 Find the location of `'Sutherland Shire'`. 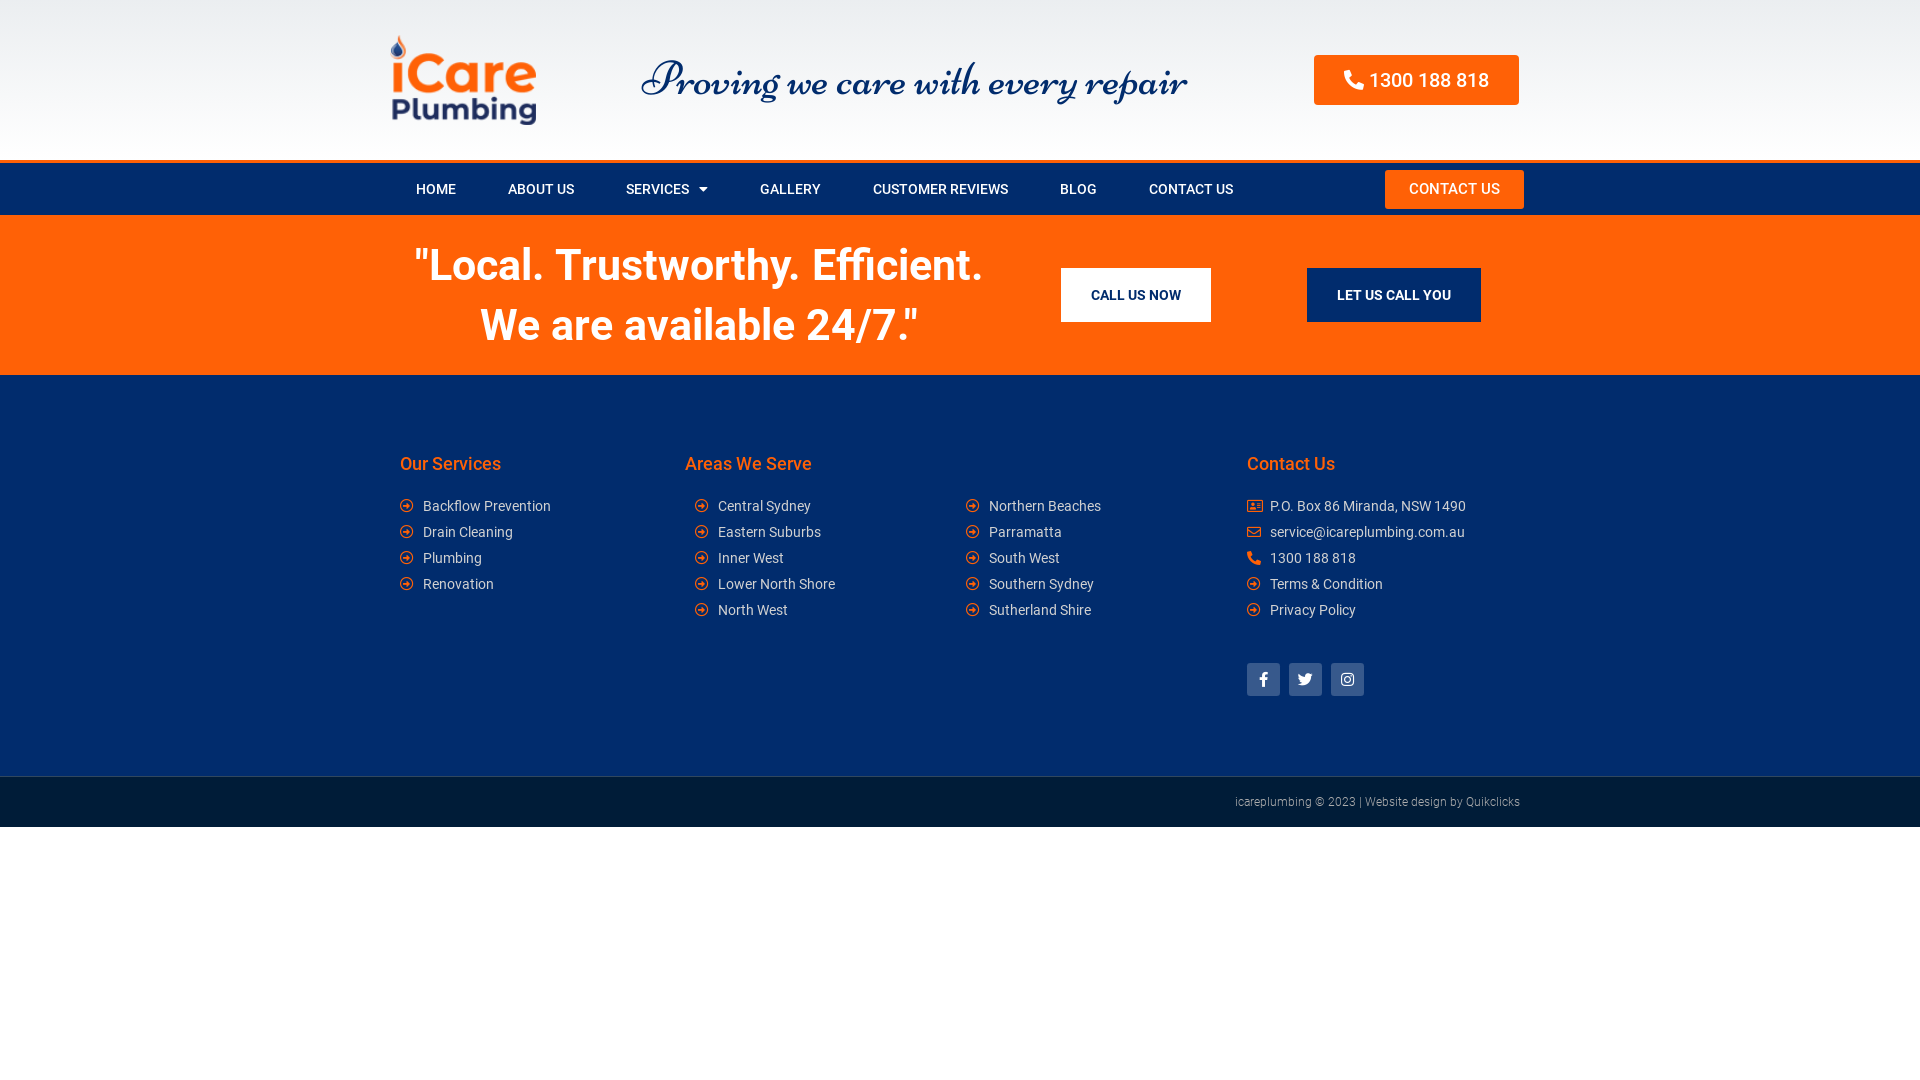

'Sutherland Shire' is located at coordinates (965, 608).